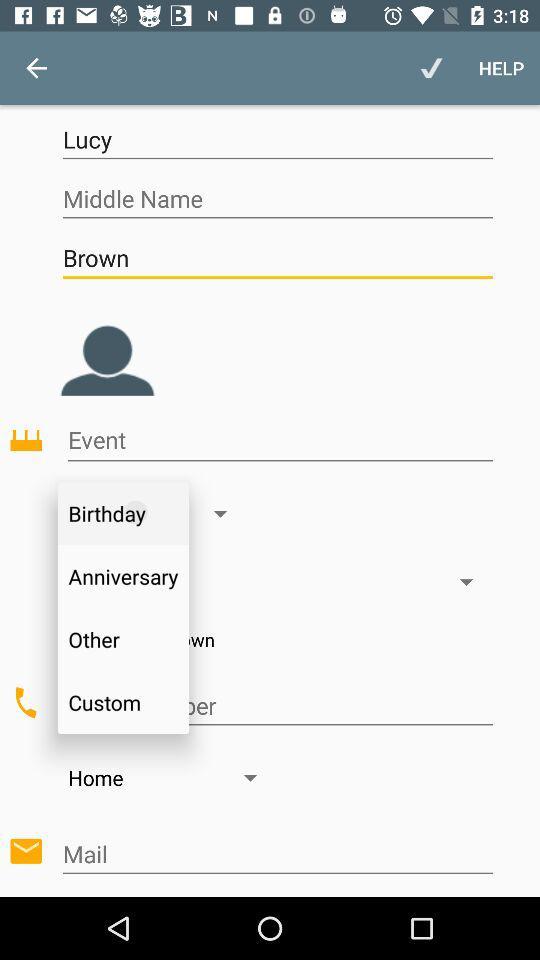  I want to click on text box for your phone number, so click(276, 706).